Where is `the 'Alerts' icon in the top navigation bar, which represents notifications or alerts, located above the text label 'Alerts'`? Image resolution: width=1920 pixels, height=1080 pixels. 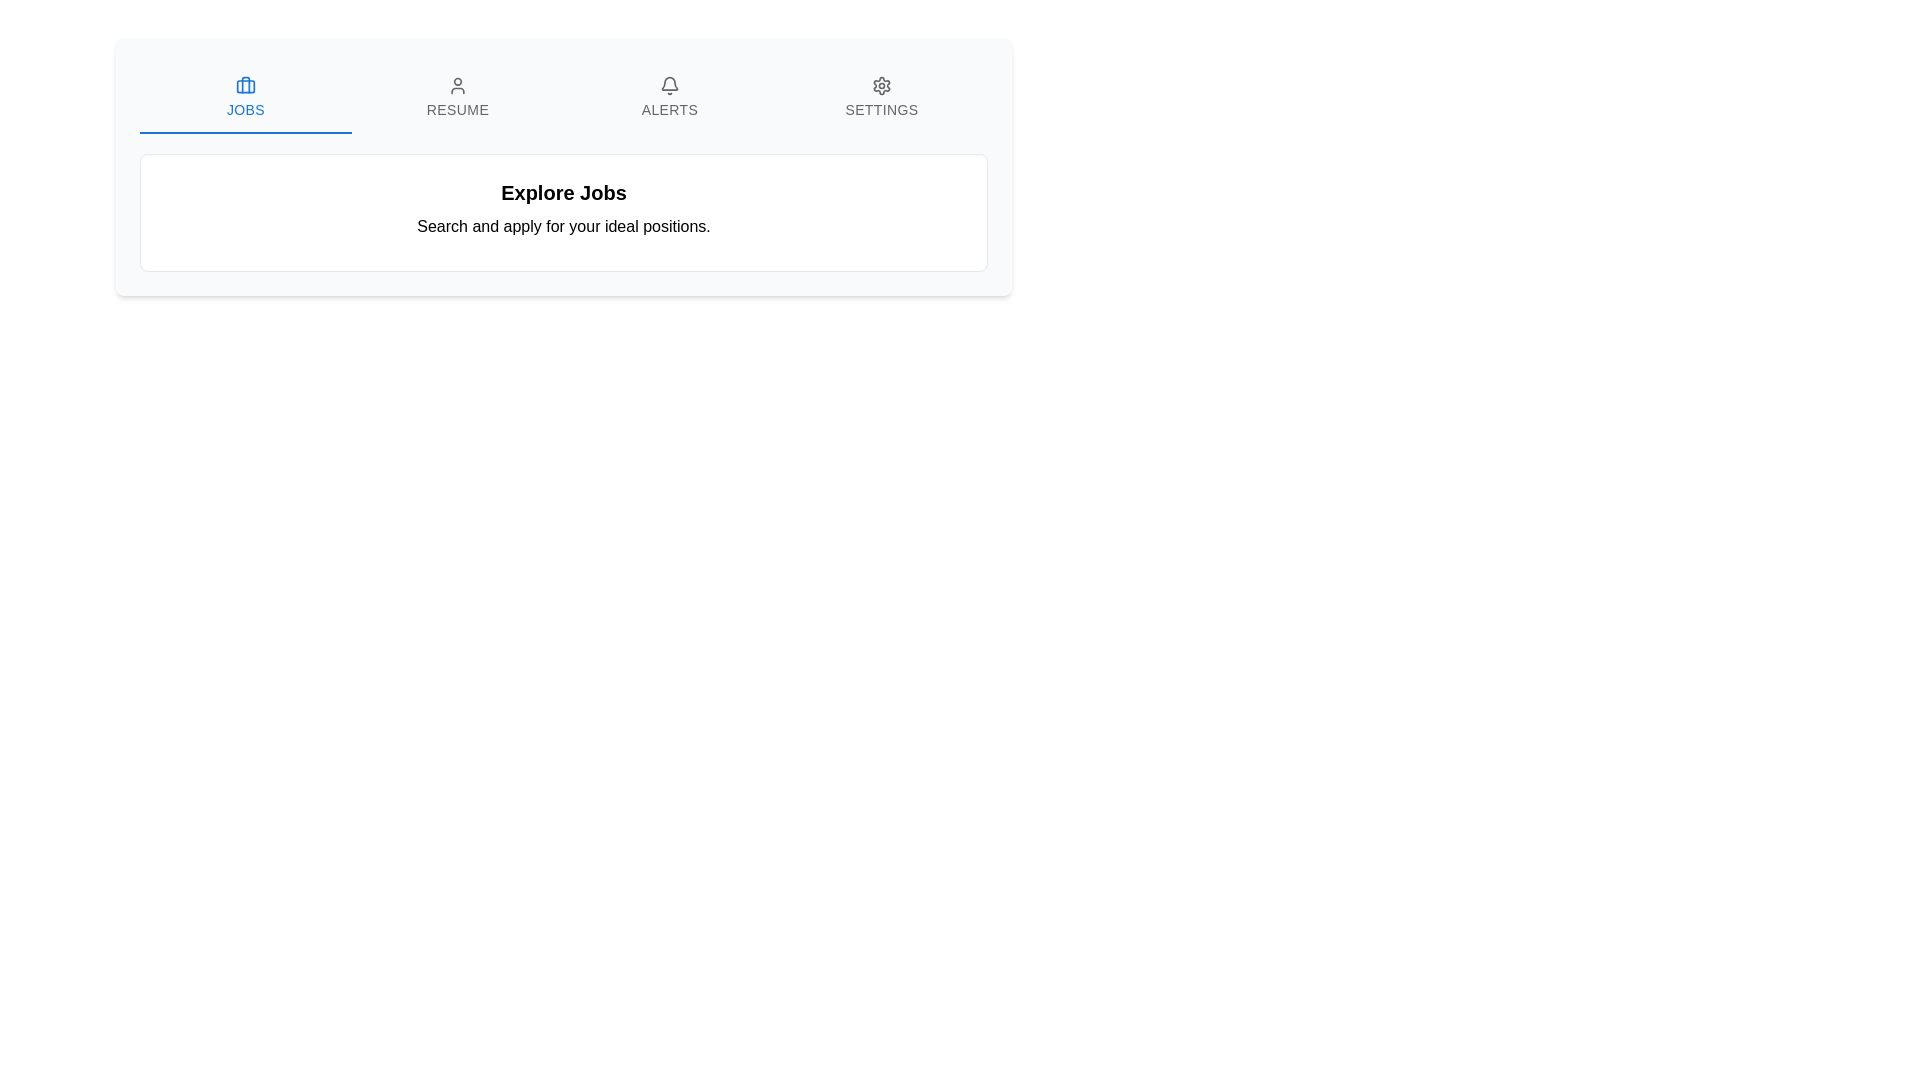
the 'Alerts' icon in the top navigation bar, which represents notifications or alerts, located above the text label 'Alerts' is located at coordinates (670, 84).